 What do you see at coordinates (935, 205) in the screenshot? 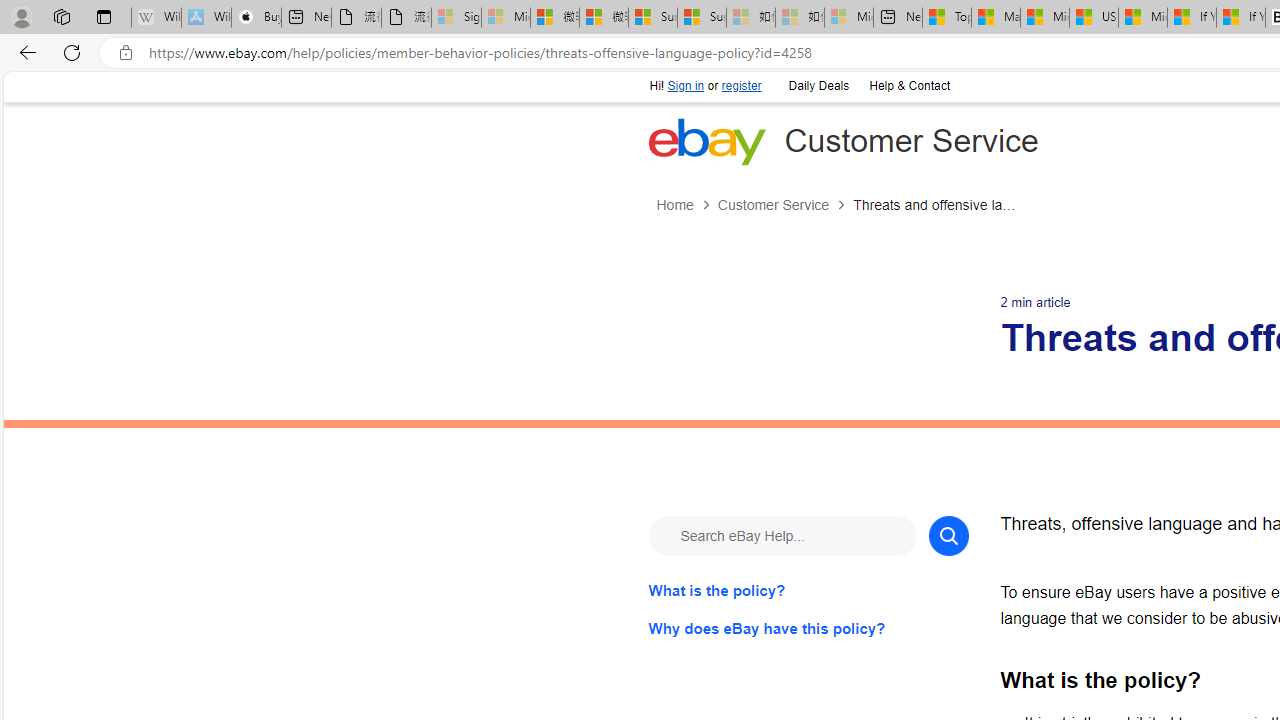
I see `'Threats and offensive language policy'` at bounding box center [935, 205].